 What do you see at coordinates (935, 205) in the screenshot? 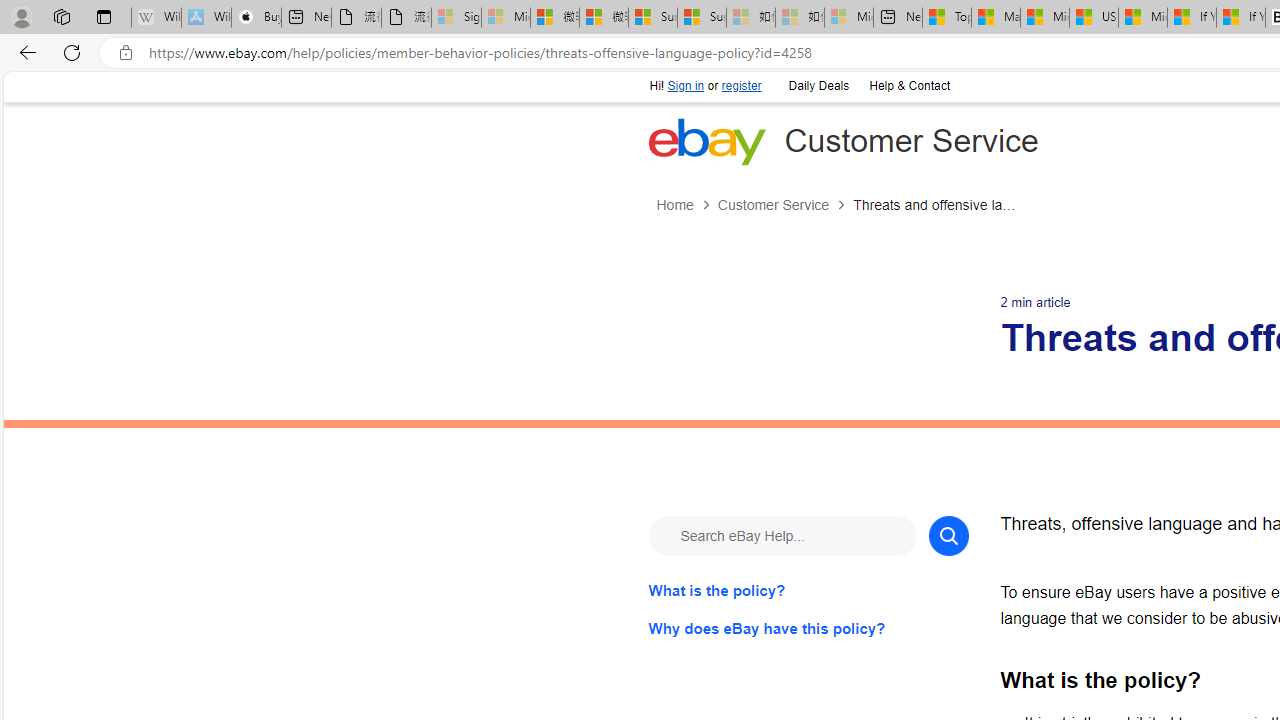
I see `'Threats and offensive language policy'` at bounding box center [935, 205].